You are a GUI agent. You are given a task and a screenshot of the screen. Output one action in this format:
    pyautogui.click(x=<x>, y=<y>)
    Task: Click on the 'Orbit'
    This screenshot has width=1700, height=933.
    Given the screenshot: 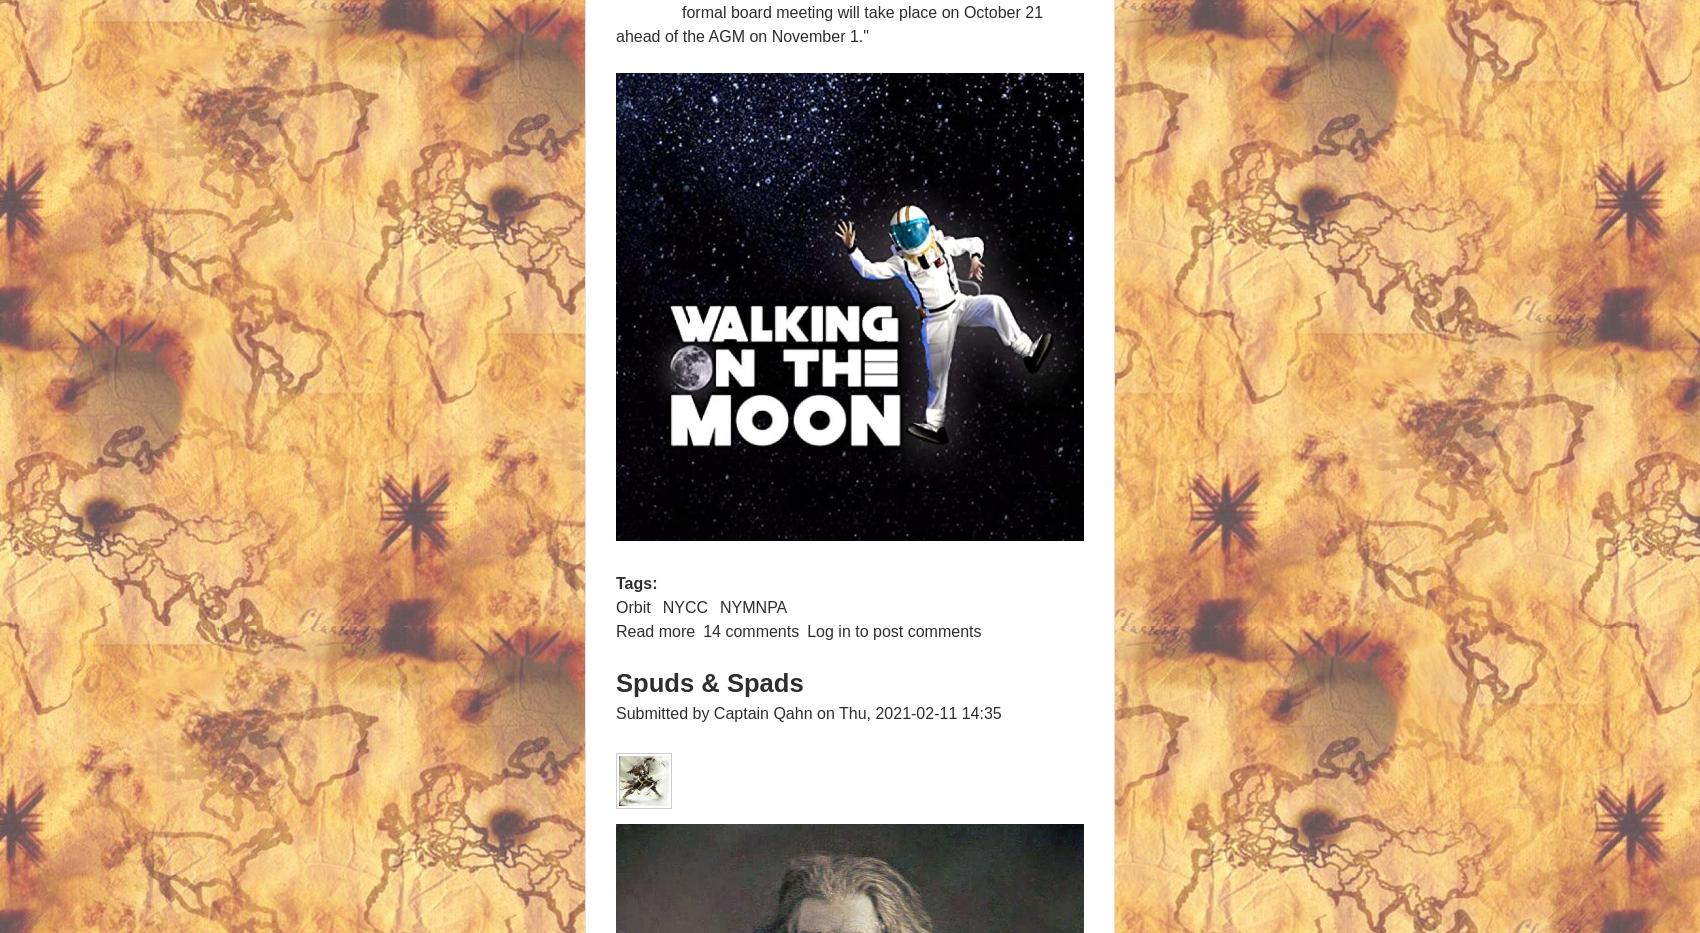 What is the action you would take?
    pyautogui.click(x=632, y=606)
    